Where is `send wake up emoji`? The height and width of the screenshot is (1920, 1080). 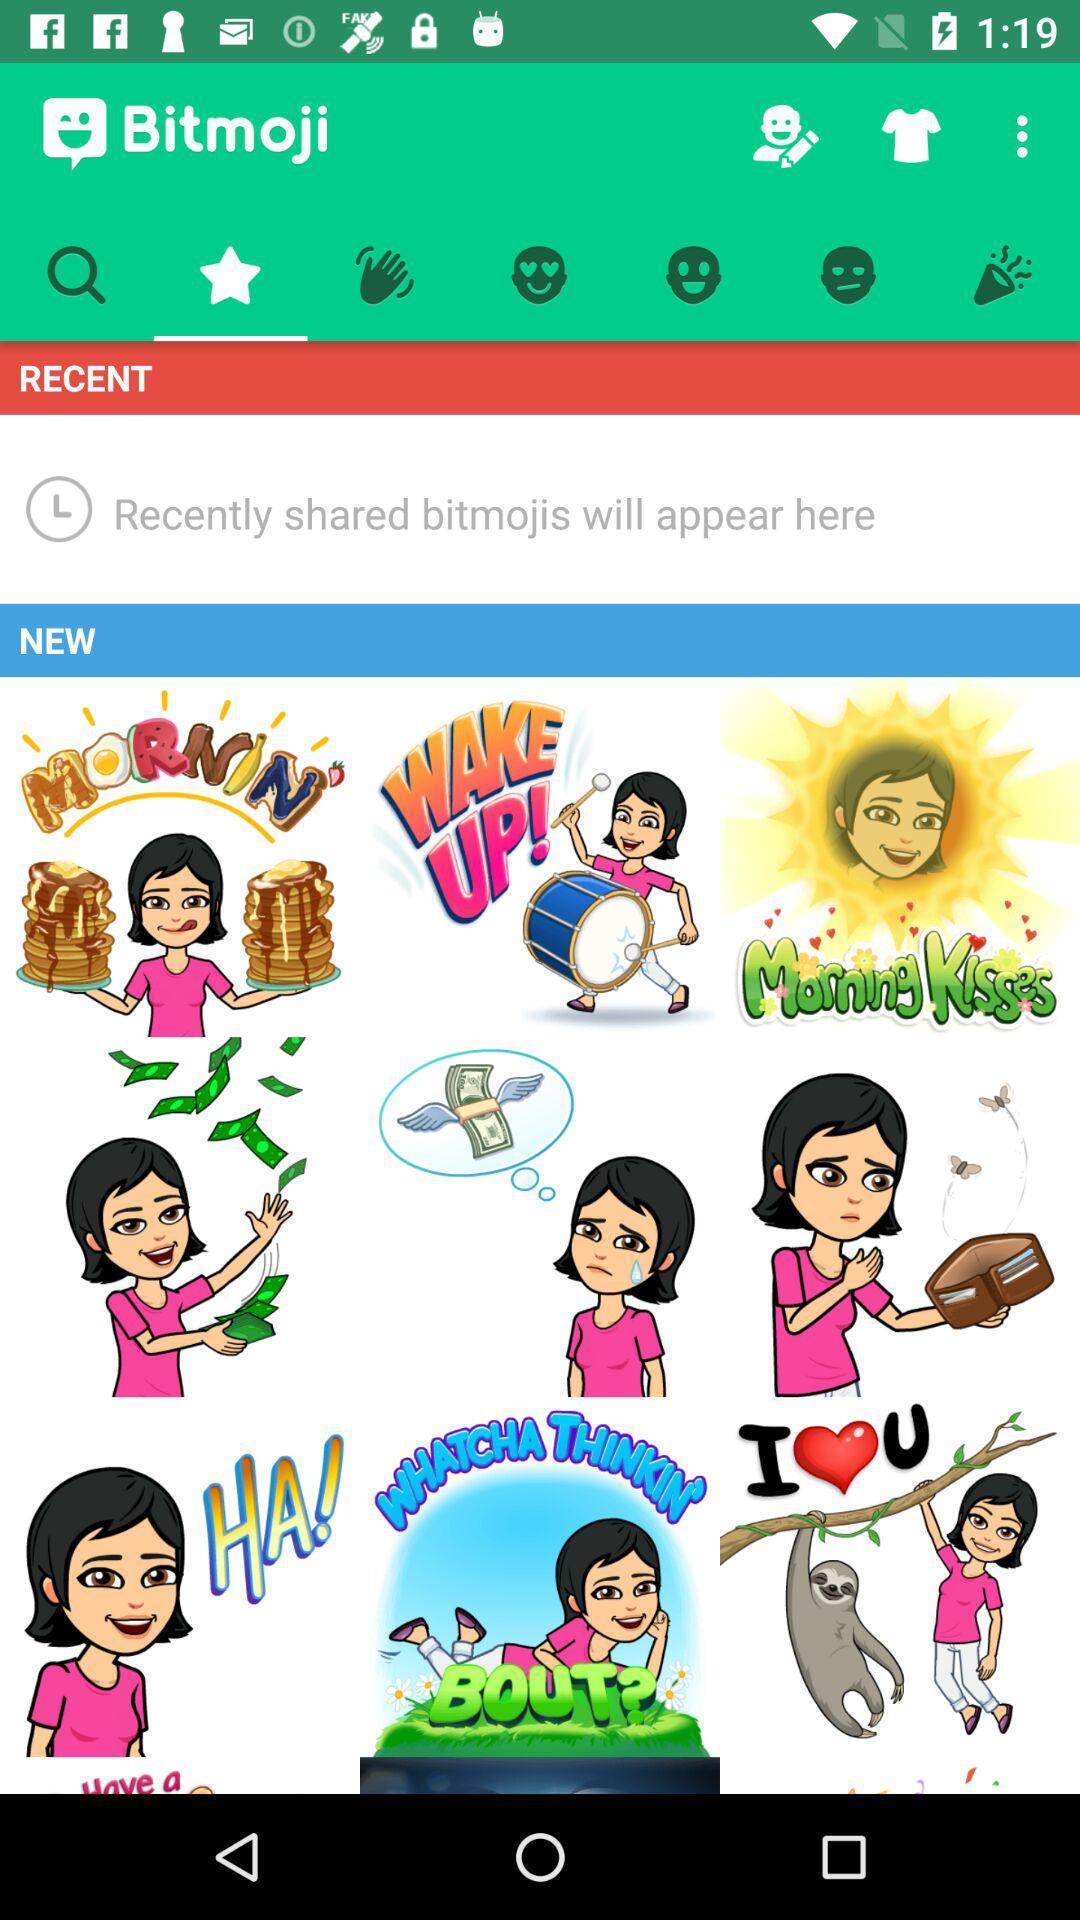
send wake up emoji is located at coordinates (540, 857).